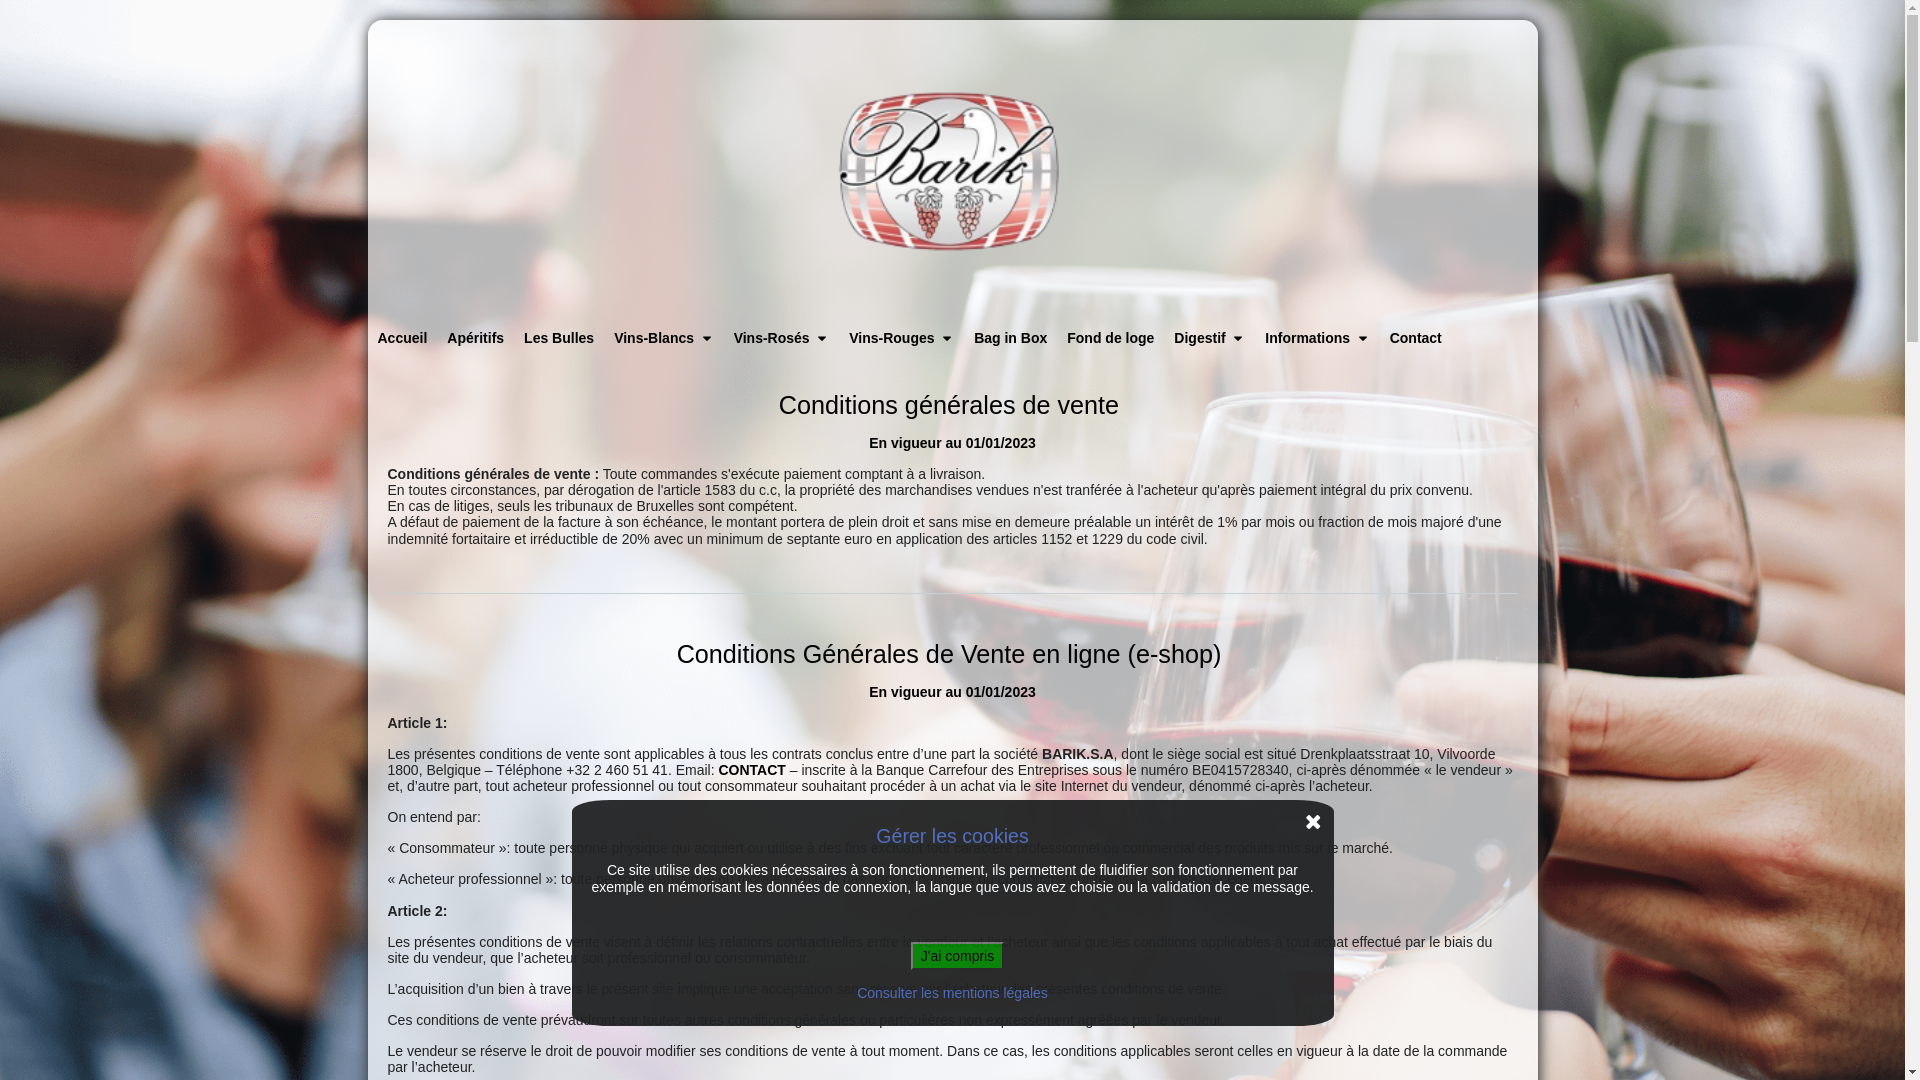 The width and height of the screenshot is (1920, 1080). Describe the element at coordinates (956, 955) in the screenshot. I see `'J'ai compris'` at that location.